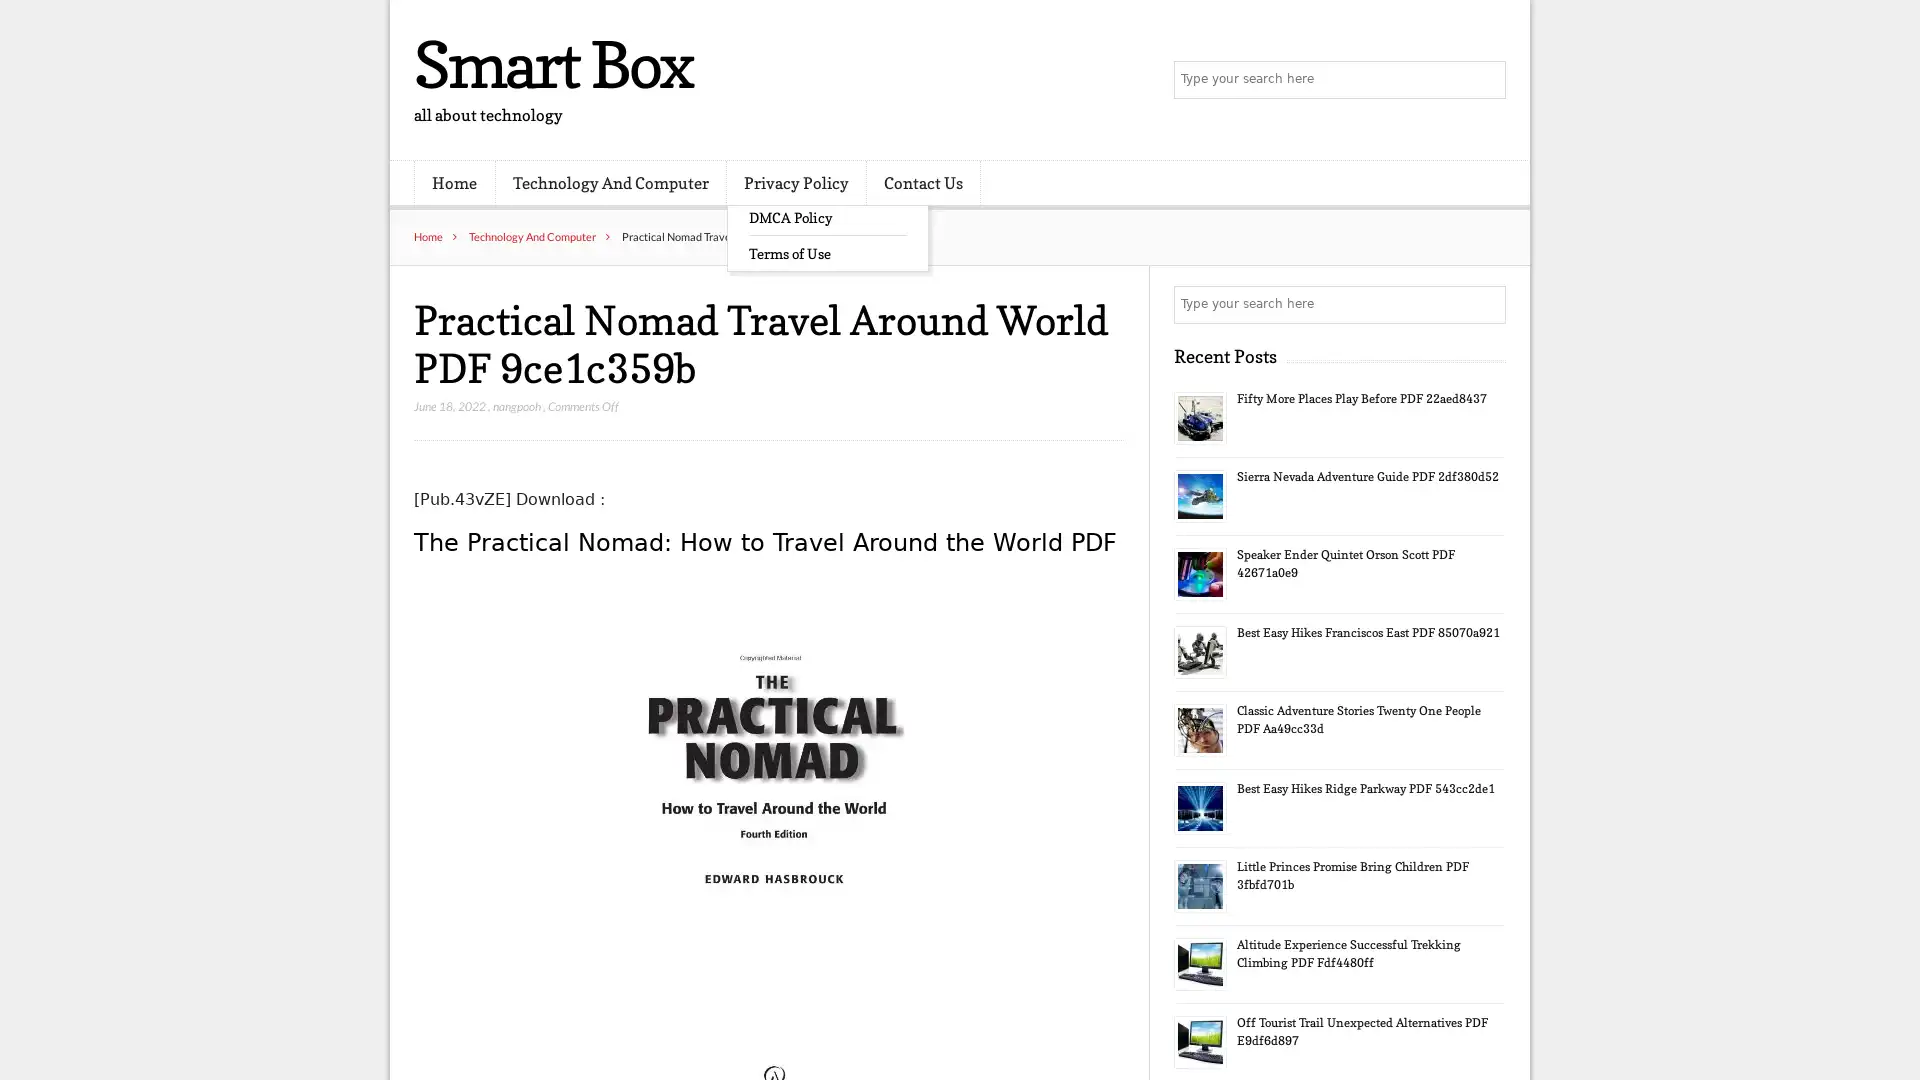 The width and height of the screenshot is (1920, 1080). What do you see at coordinates (1485, 80) in the screenshot?
I see `Search` at bounding box center [1485, 80].